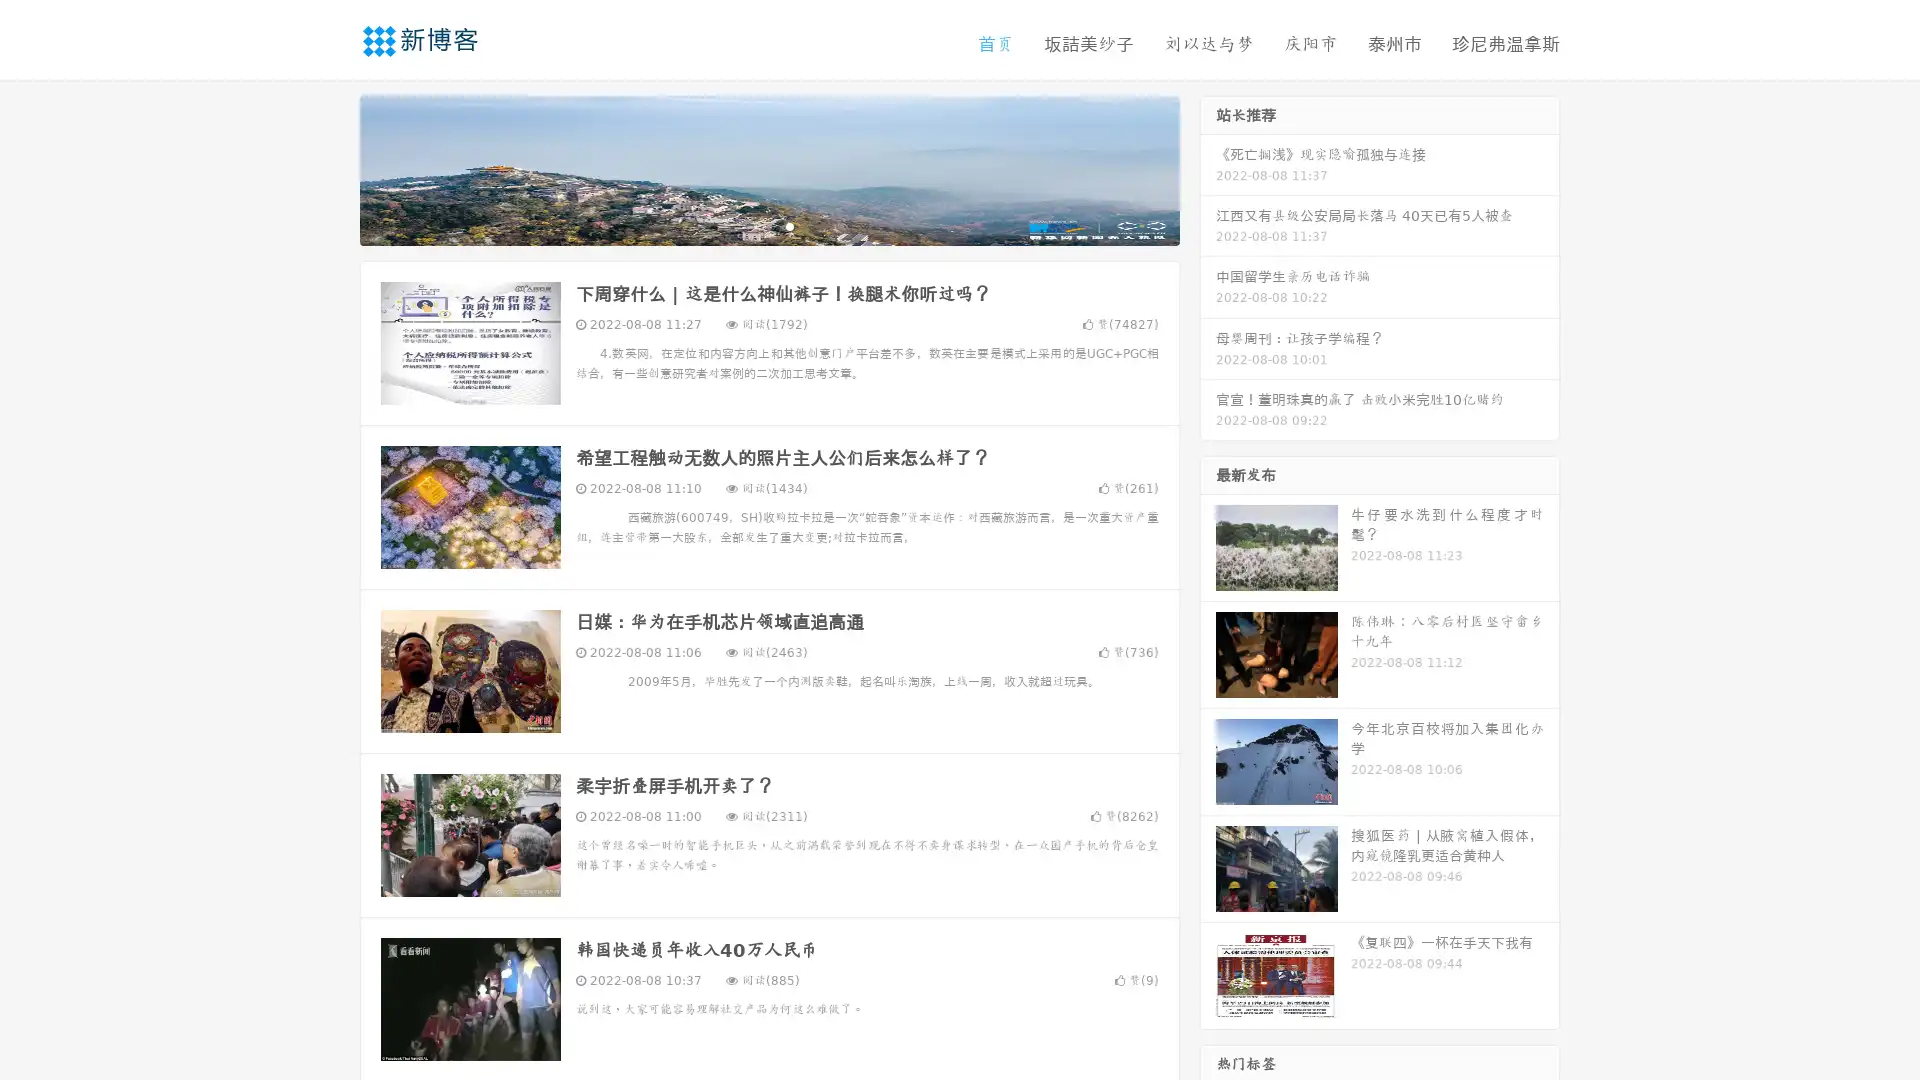 The width and height of the screenshot is (1920, 1080). What do you see at coordinates (330, 168) in the screenshot?
I see `Previous slide` at bounding box center [330, 168].